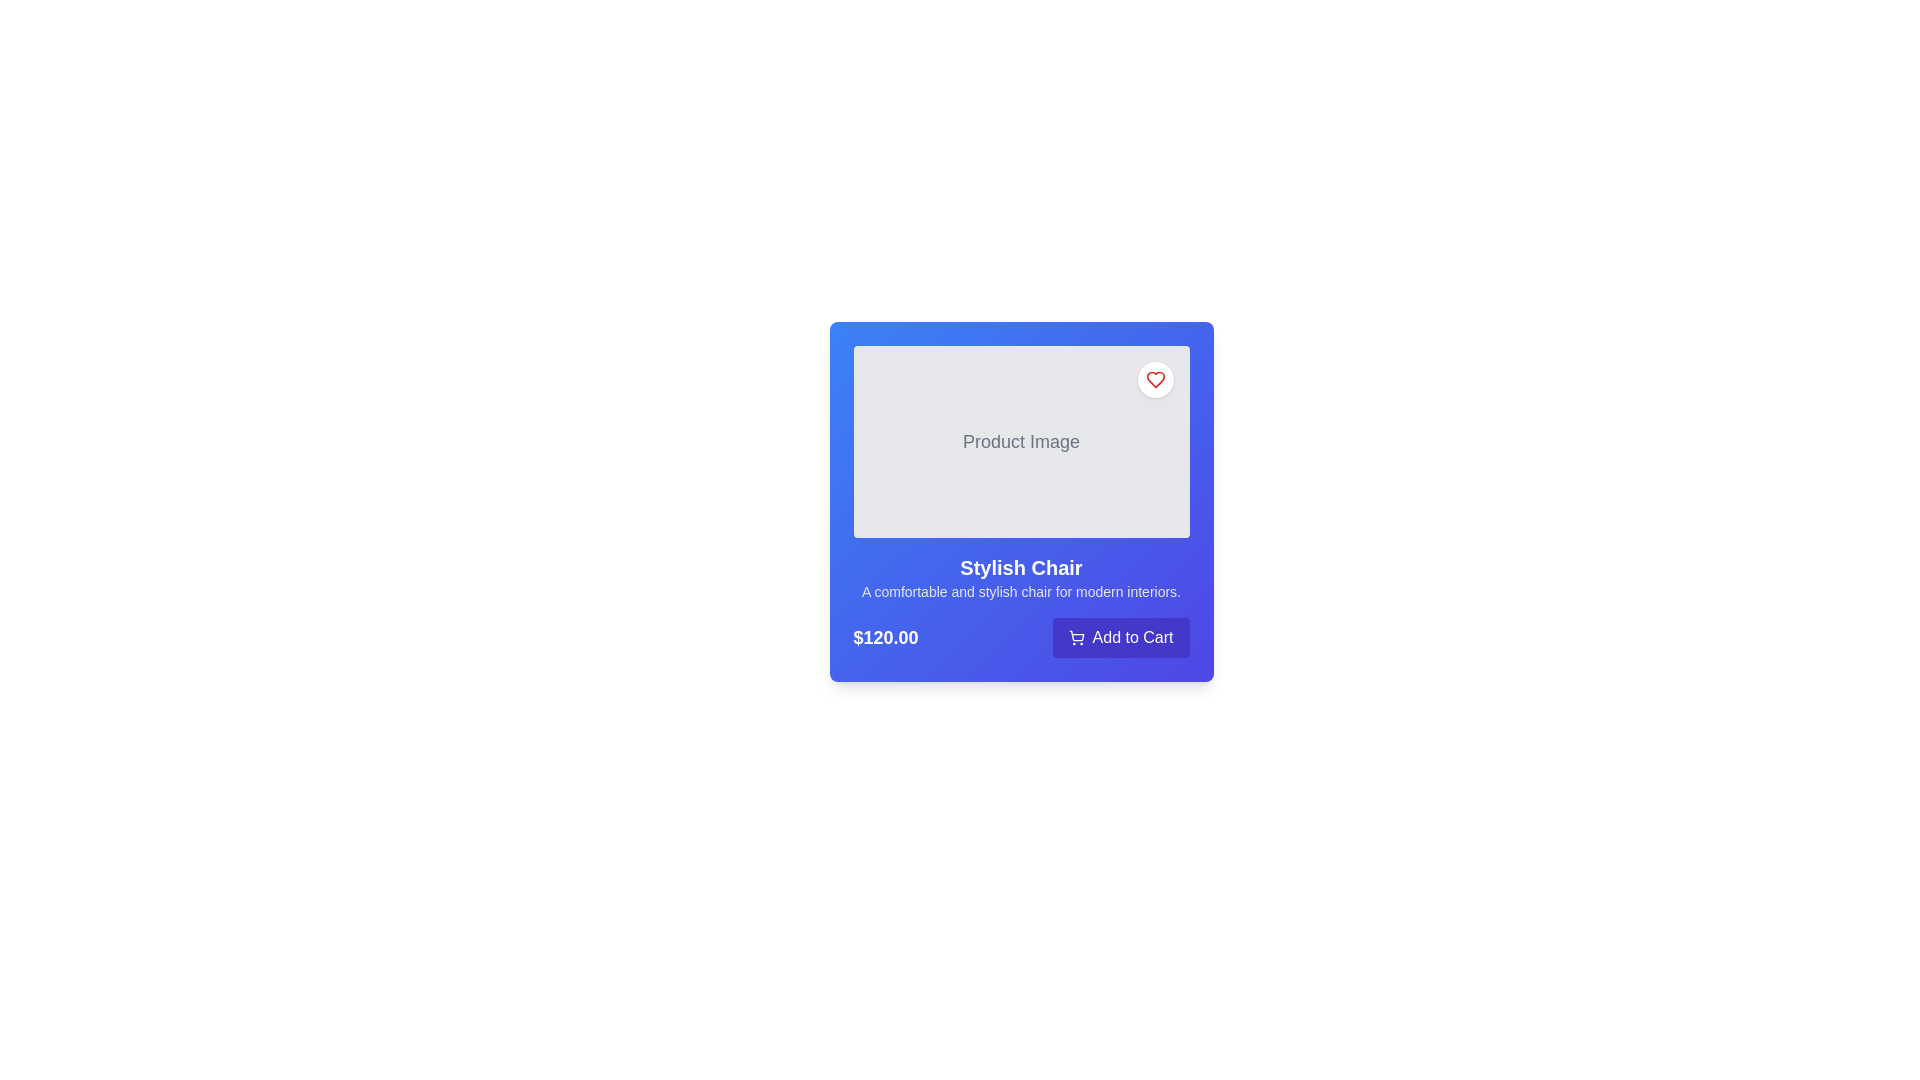 This screenshot has height=1080, width=1920. I want to click on descriptive text located directly below the 'Stylish Chair' title in the product card interface to understand the product features and appeal, so click(1021, 590).